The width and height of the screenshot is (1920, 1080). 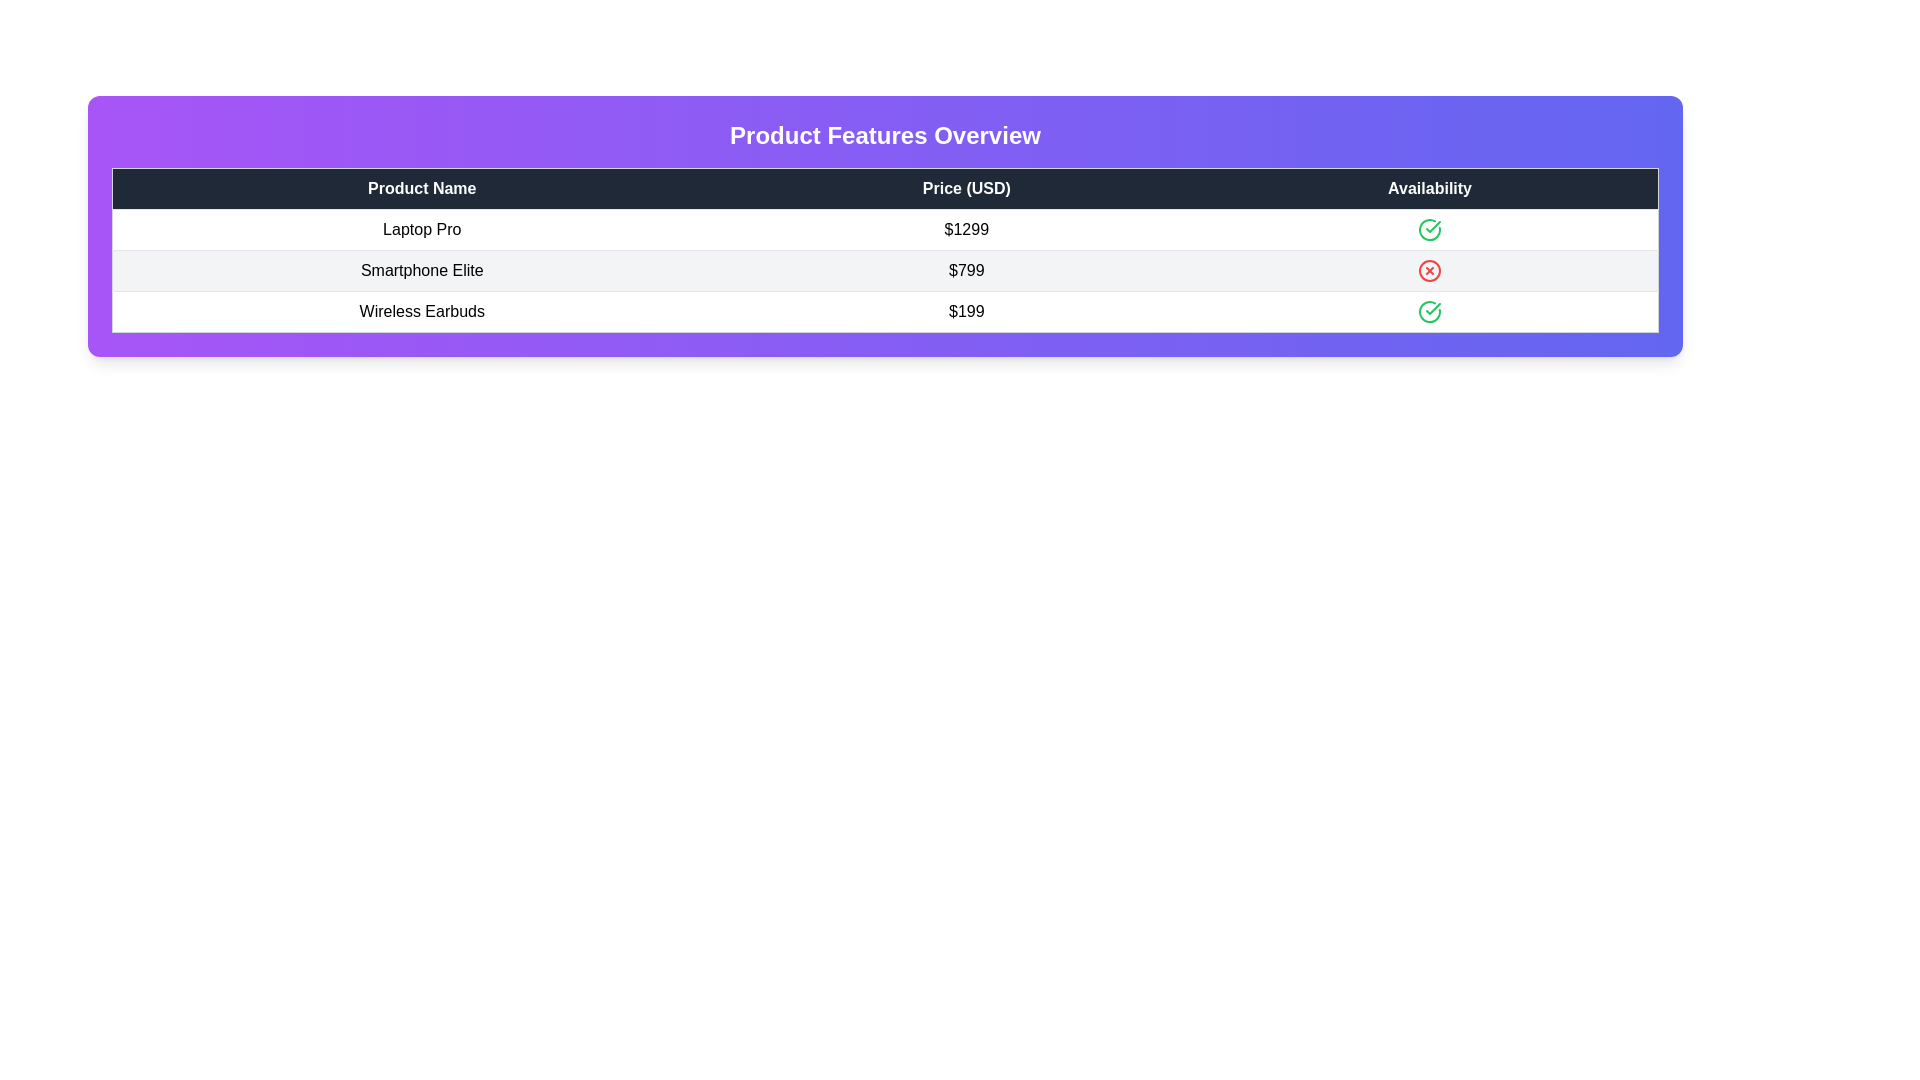 What do you see at coordinates (421, 312) in the screenshot?
I see `the text label displaying 'Wireless Earbuds' in the third row of the product listing table under the 'Product Name' column` at bounding box center [421, 312].